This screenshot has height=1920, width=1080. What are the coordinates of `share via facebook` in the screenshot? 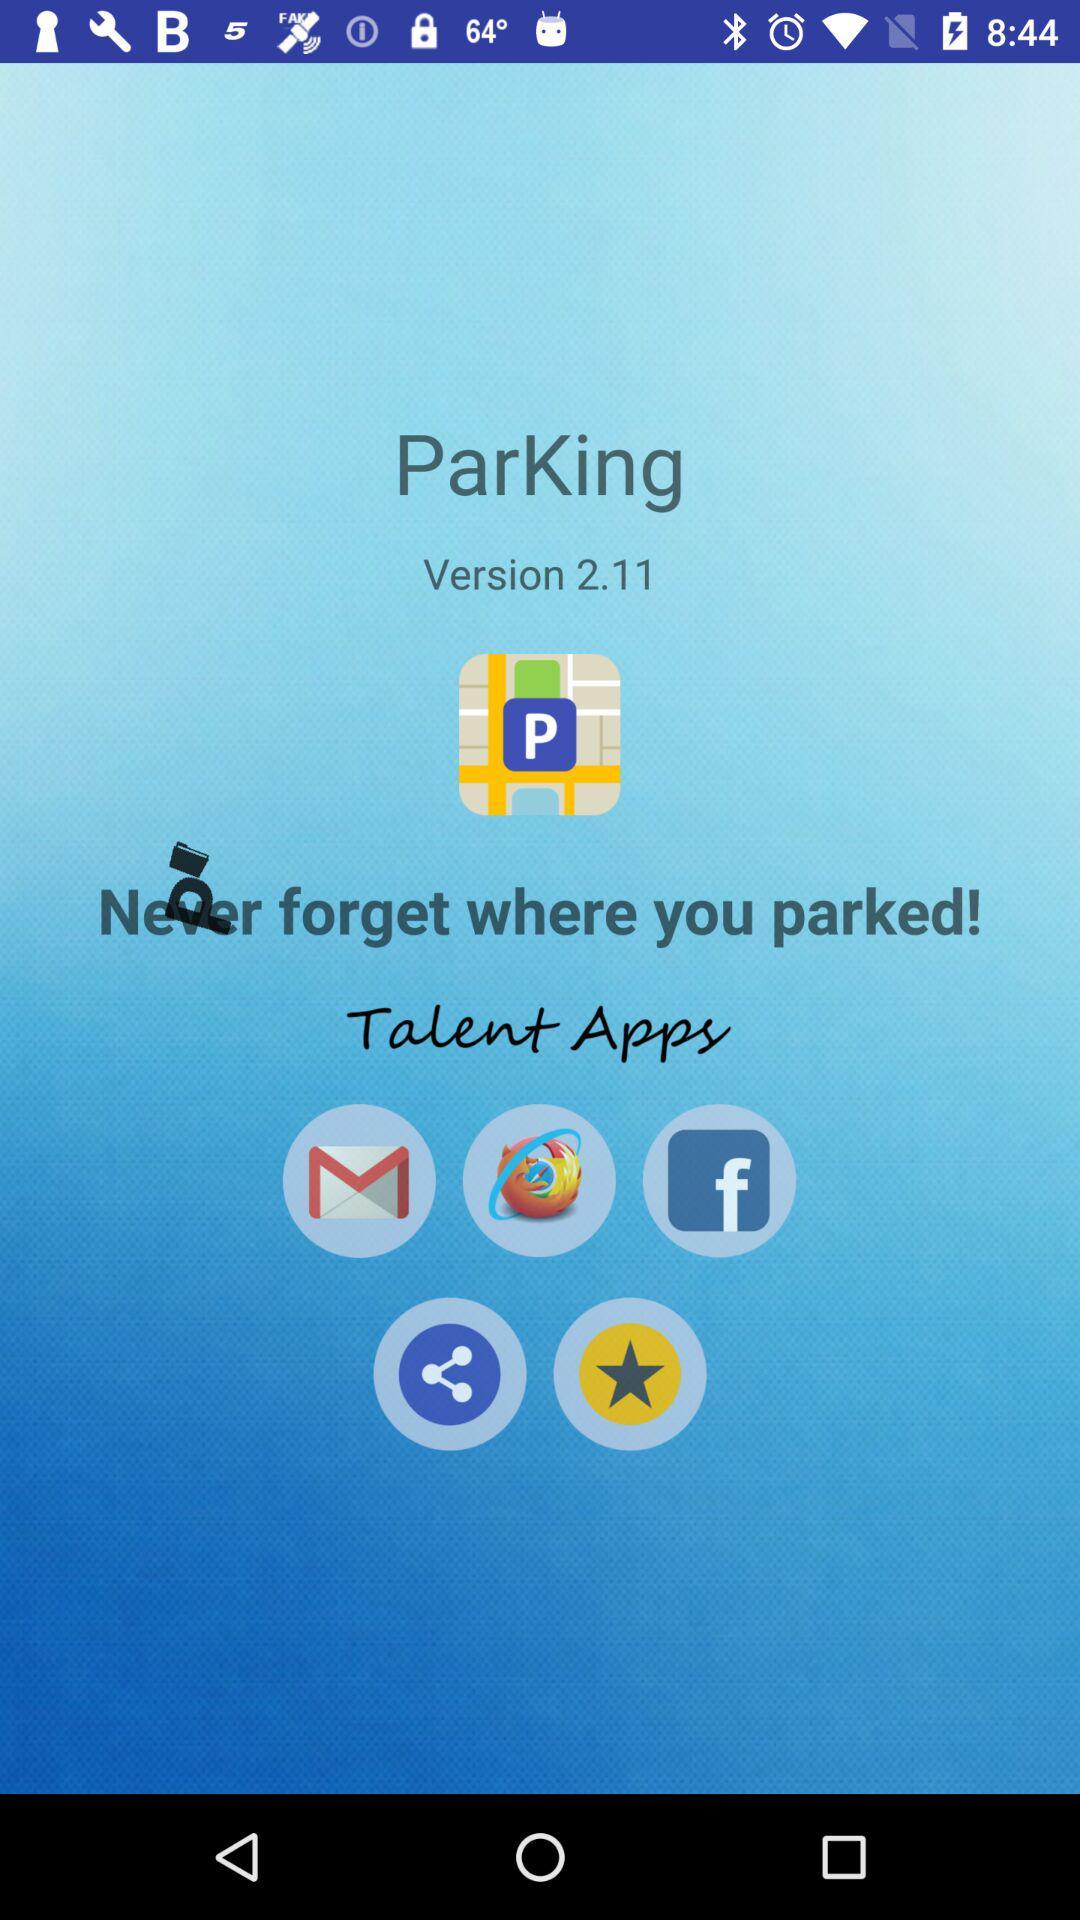 It's located at (718, 1180).